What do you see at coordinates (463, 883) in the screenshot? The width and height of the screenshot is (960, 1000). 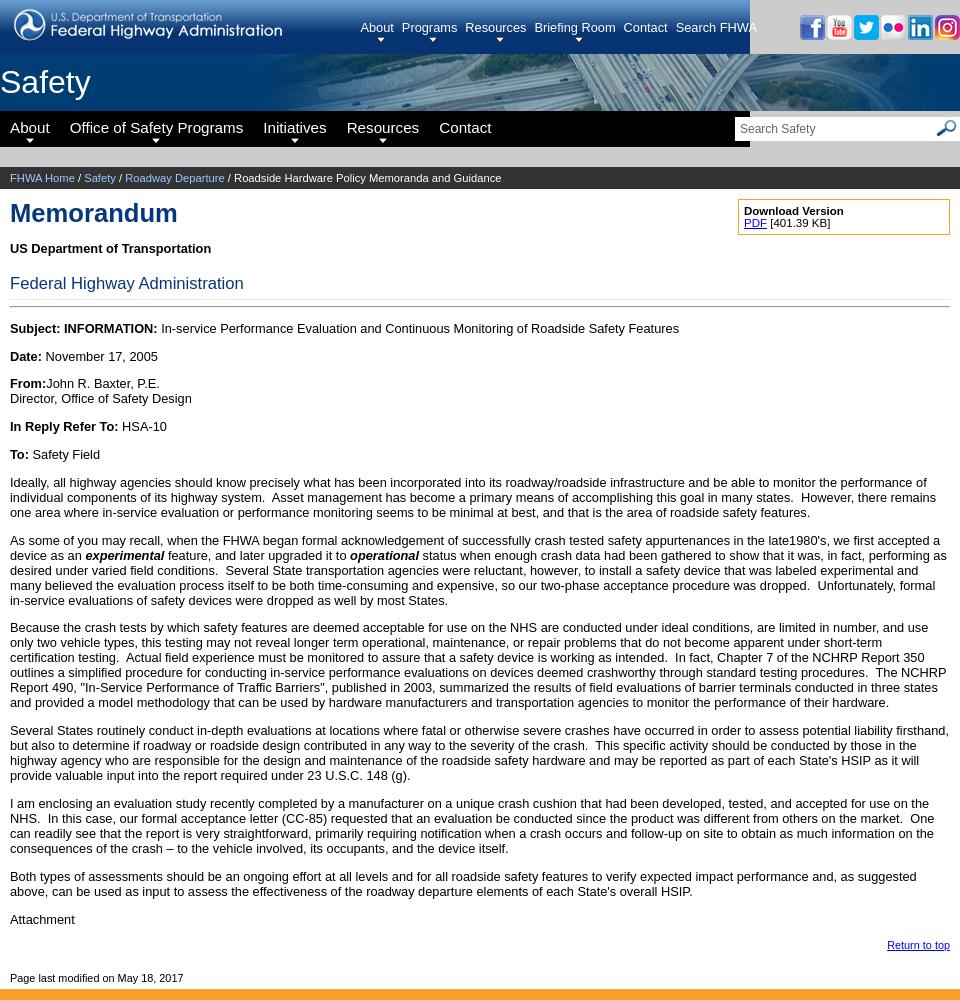 I see `'Both types of assessments should be an ongoing effort at all  levels and for all roadside safety features to verify expected impact  performance and, as suggested above, can be used as input to assess the  effectiveness of the roadway departure elements of each State's overall HSIP.'` at bounding box center [463, 883].